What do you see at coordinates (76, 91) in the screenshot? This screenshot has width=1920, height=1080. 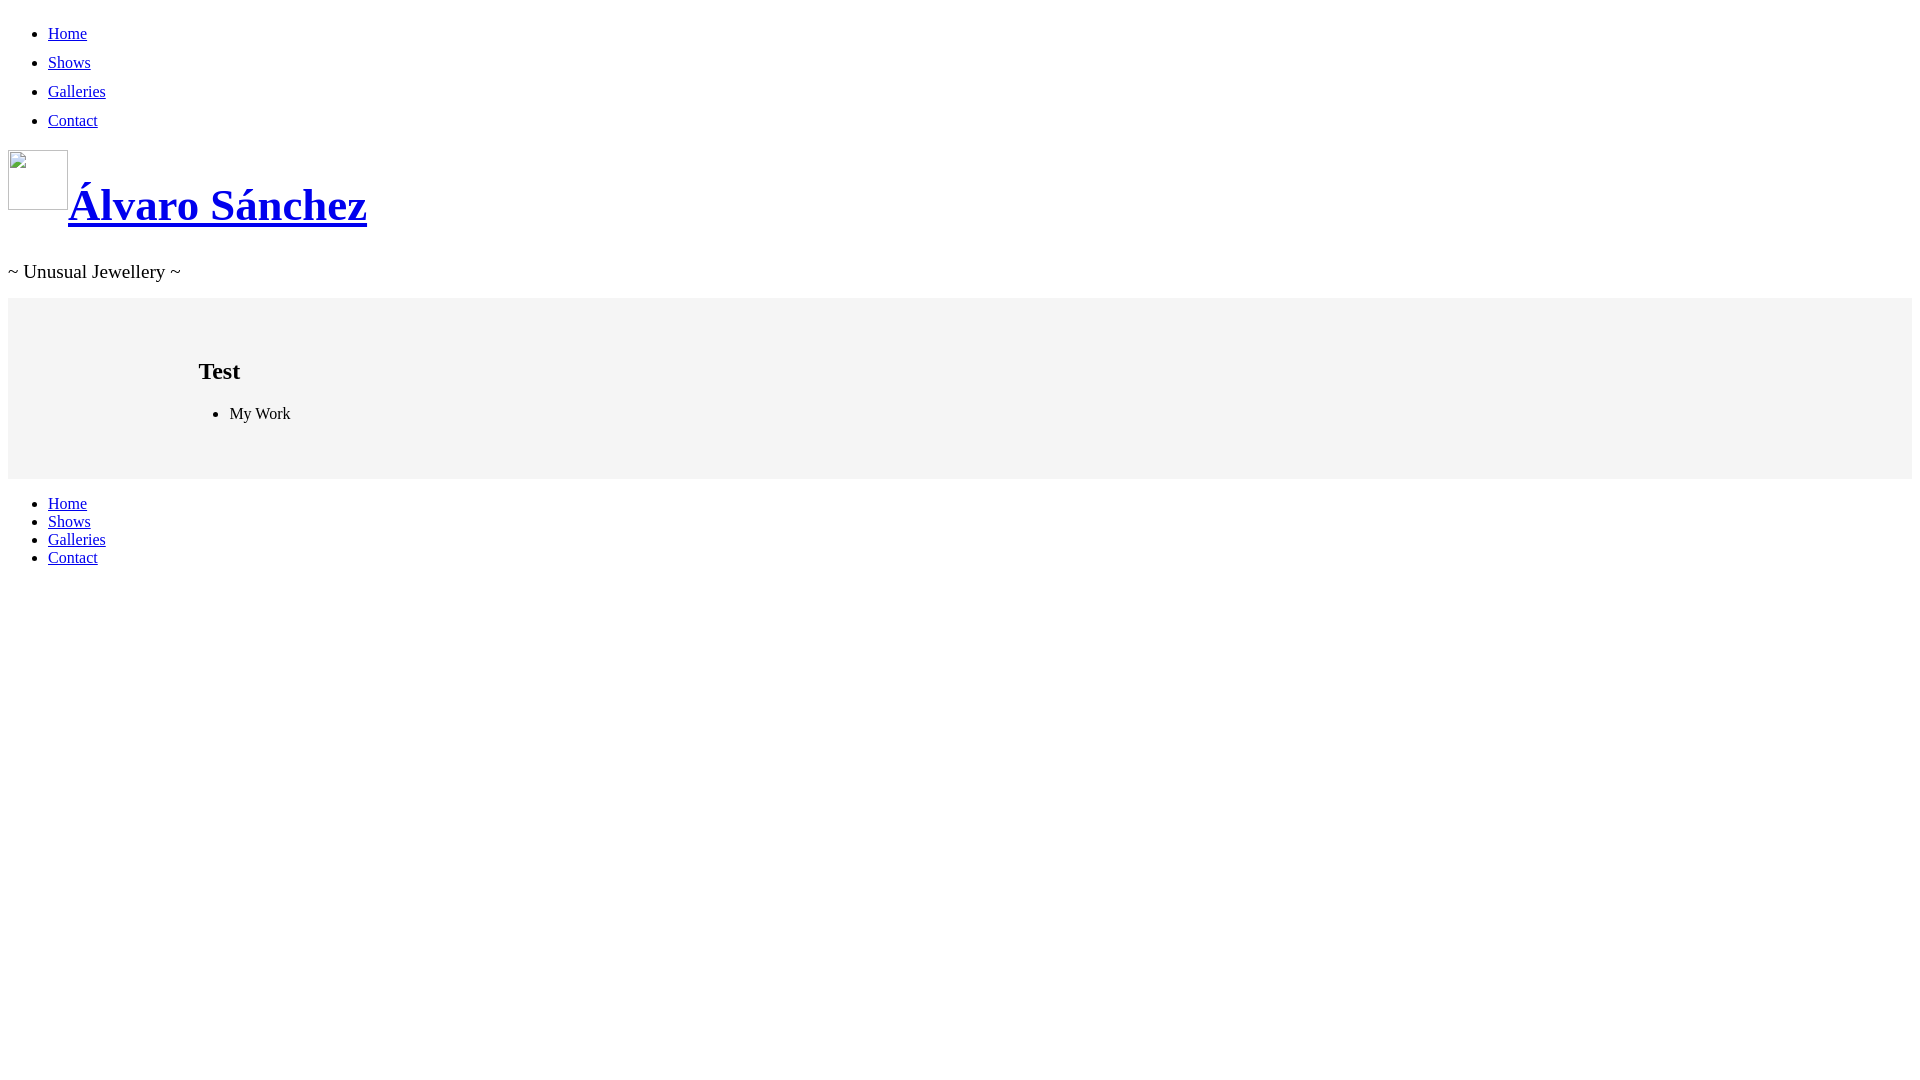 I see `'Galleries'` at bounding box center [76, 91].